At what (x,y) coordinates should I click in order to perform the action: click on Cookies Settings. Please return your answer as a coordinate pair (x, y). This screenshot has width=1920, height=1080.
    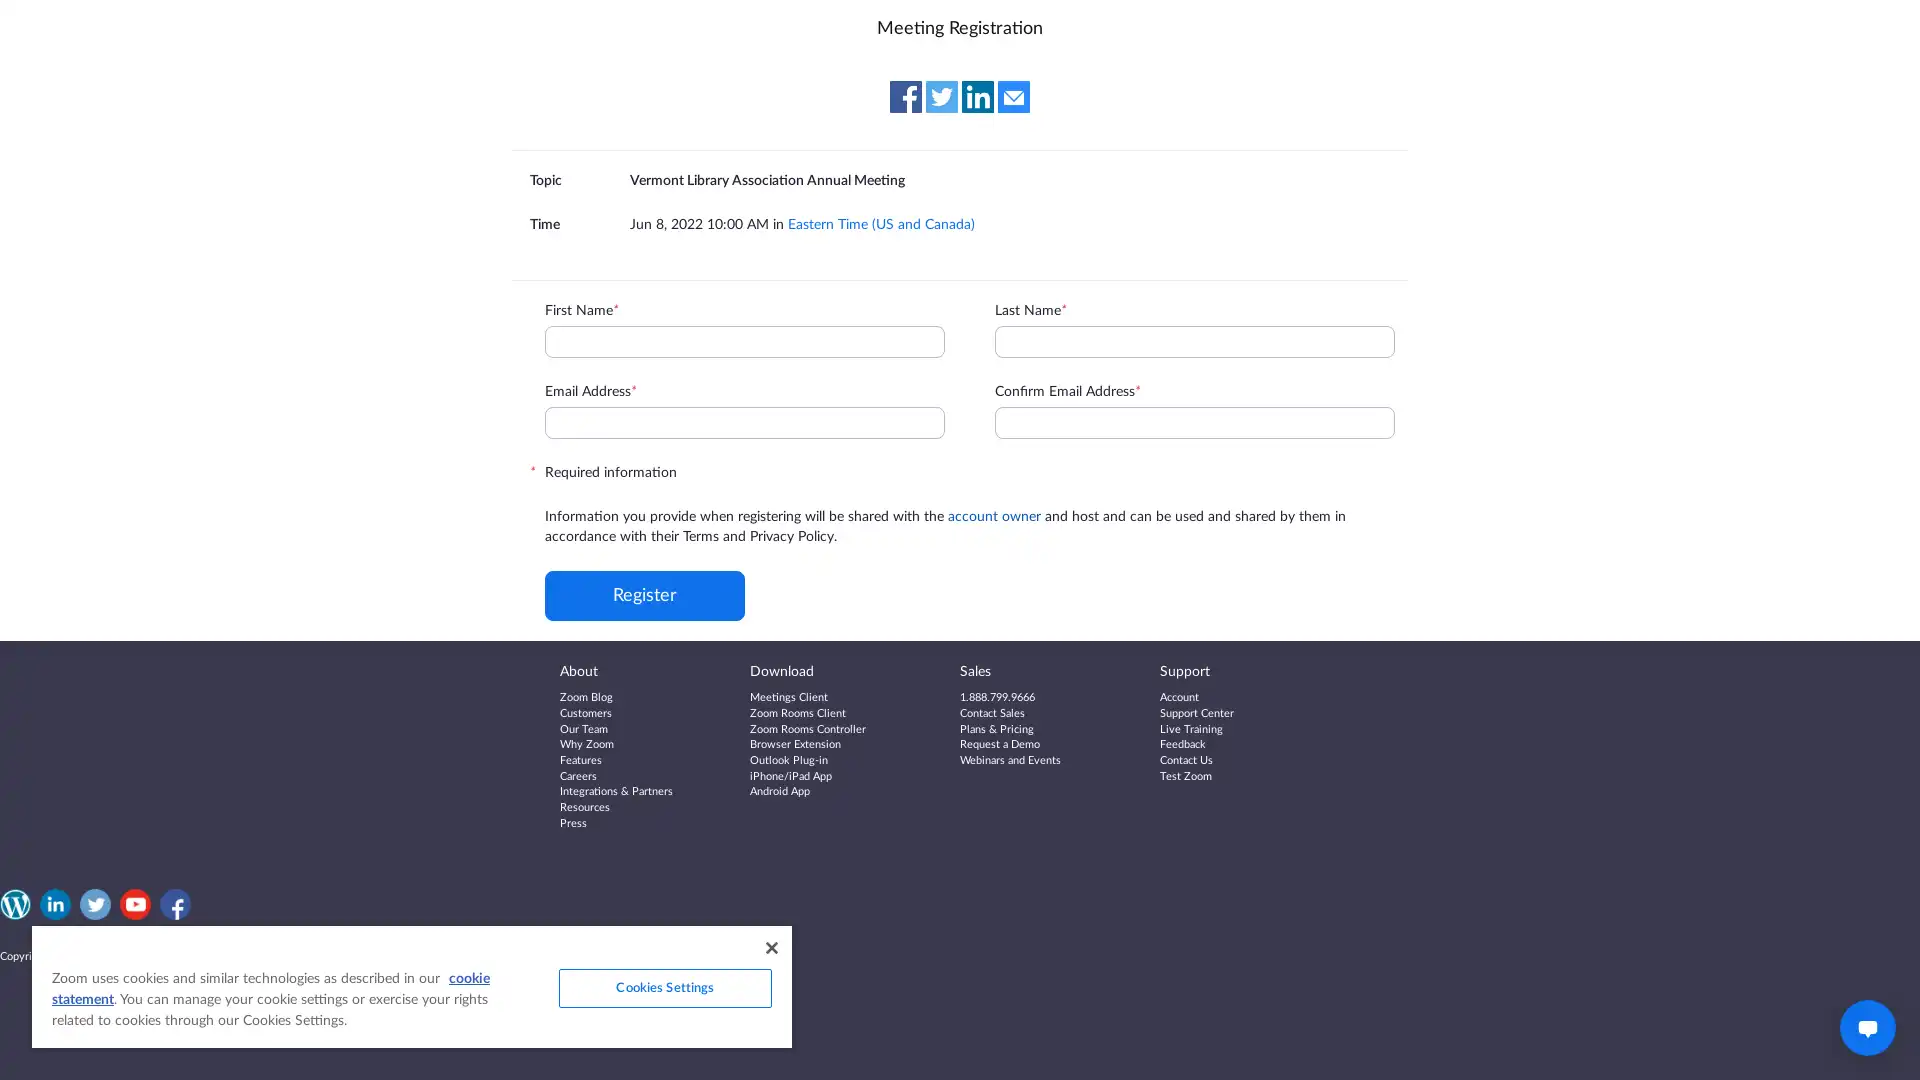
    Looking at the image, I should click on (664, 987).